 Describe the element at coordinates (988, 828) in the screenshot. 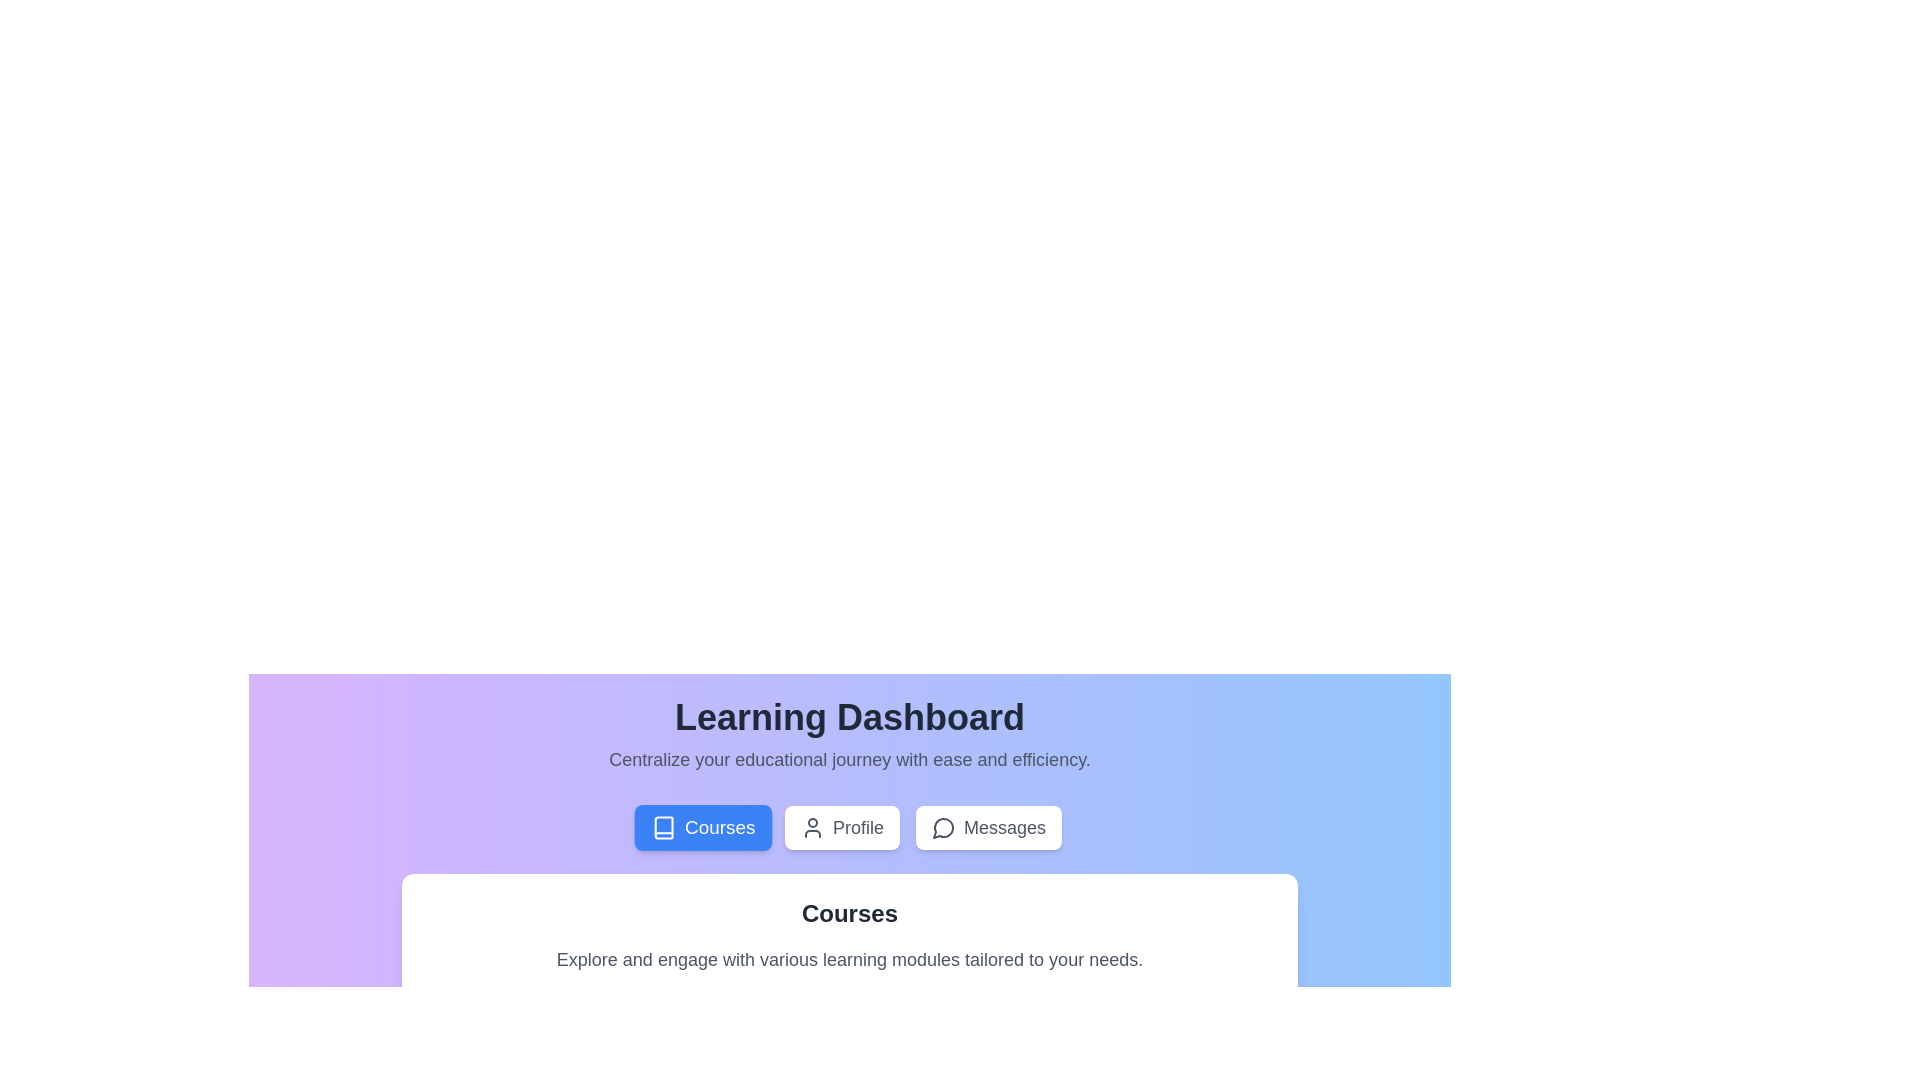

I see `the Messages tab to switch to its content` at that location.